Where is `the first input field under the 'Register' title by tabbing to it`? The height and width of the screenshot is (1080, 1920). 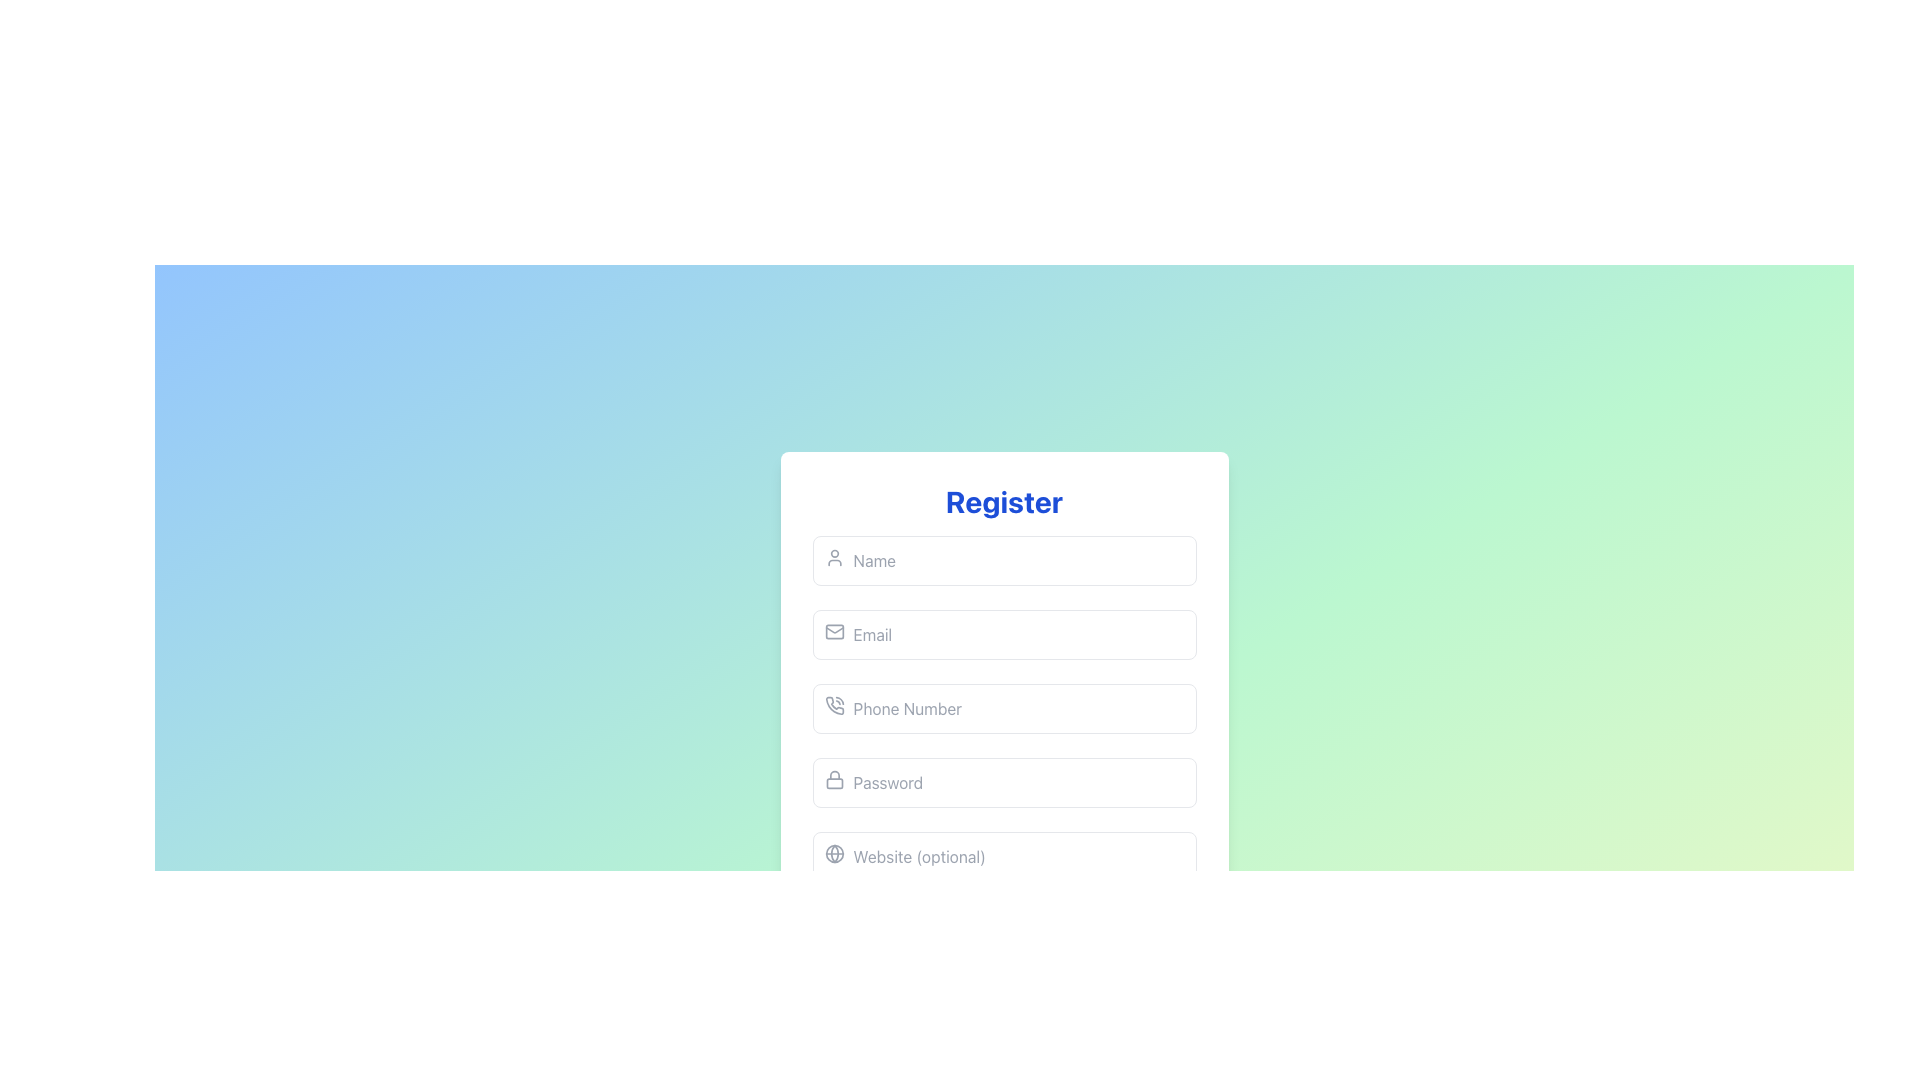
the first input field under the 'Register' title by tabbing to it is located at coordinates (1004, 560).